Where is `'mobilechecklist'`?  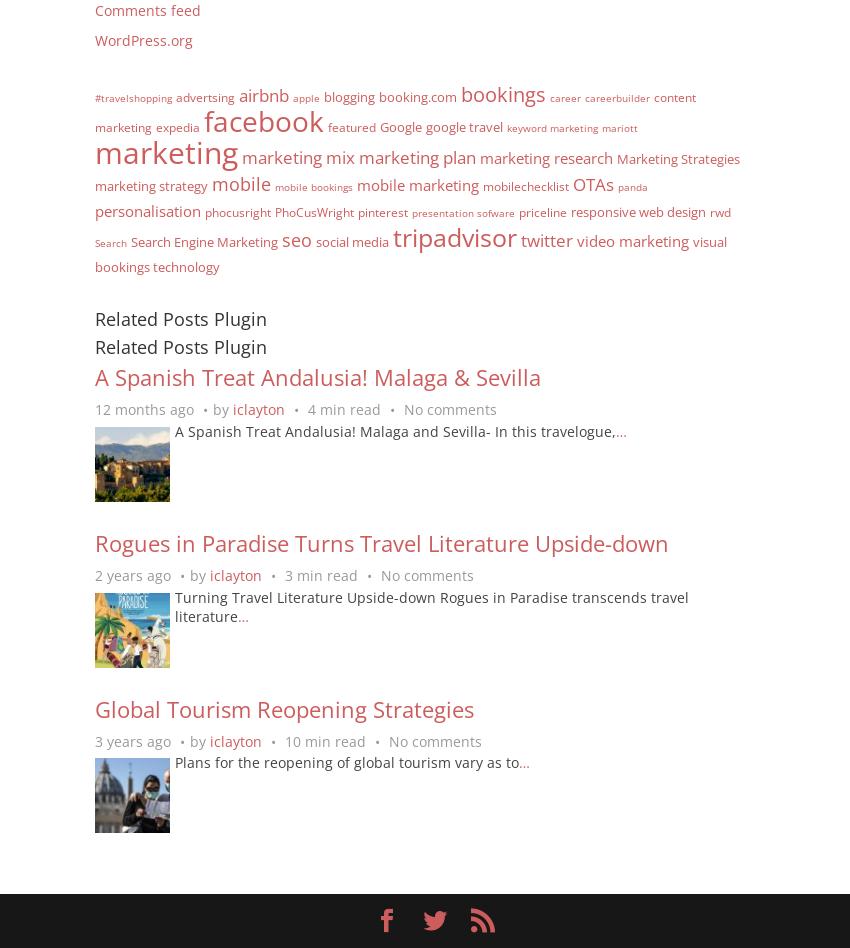
'mobilechecklist' is located at coordinates (524, 184).